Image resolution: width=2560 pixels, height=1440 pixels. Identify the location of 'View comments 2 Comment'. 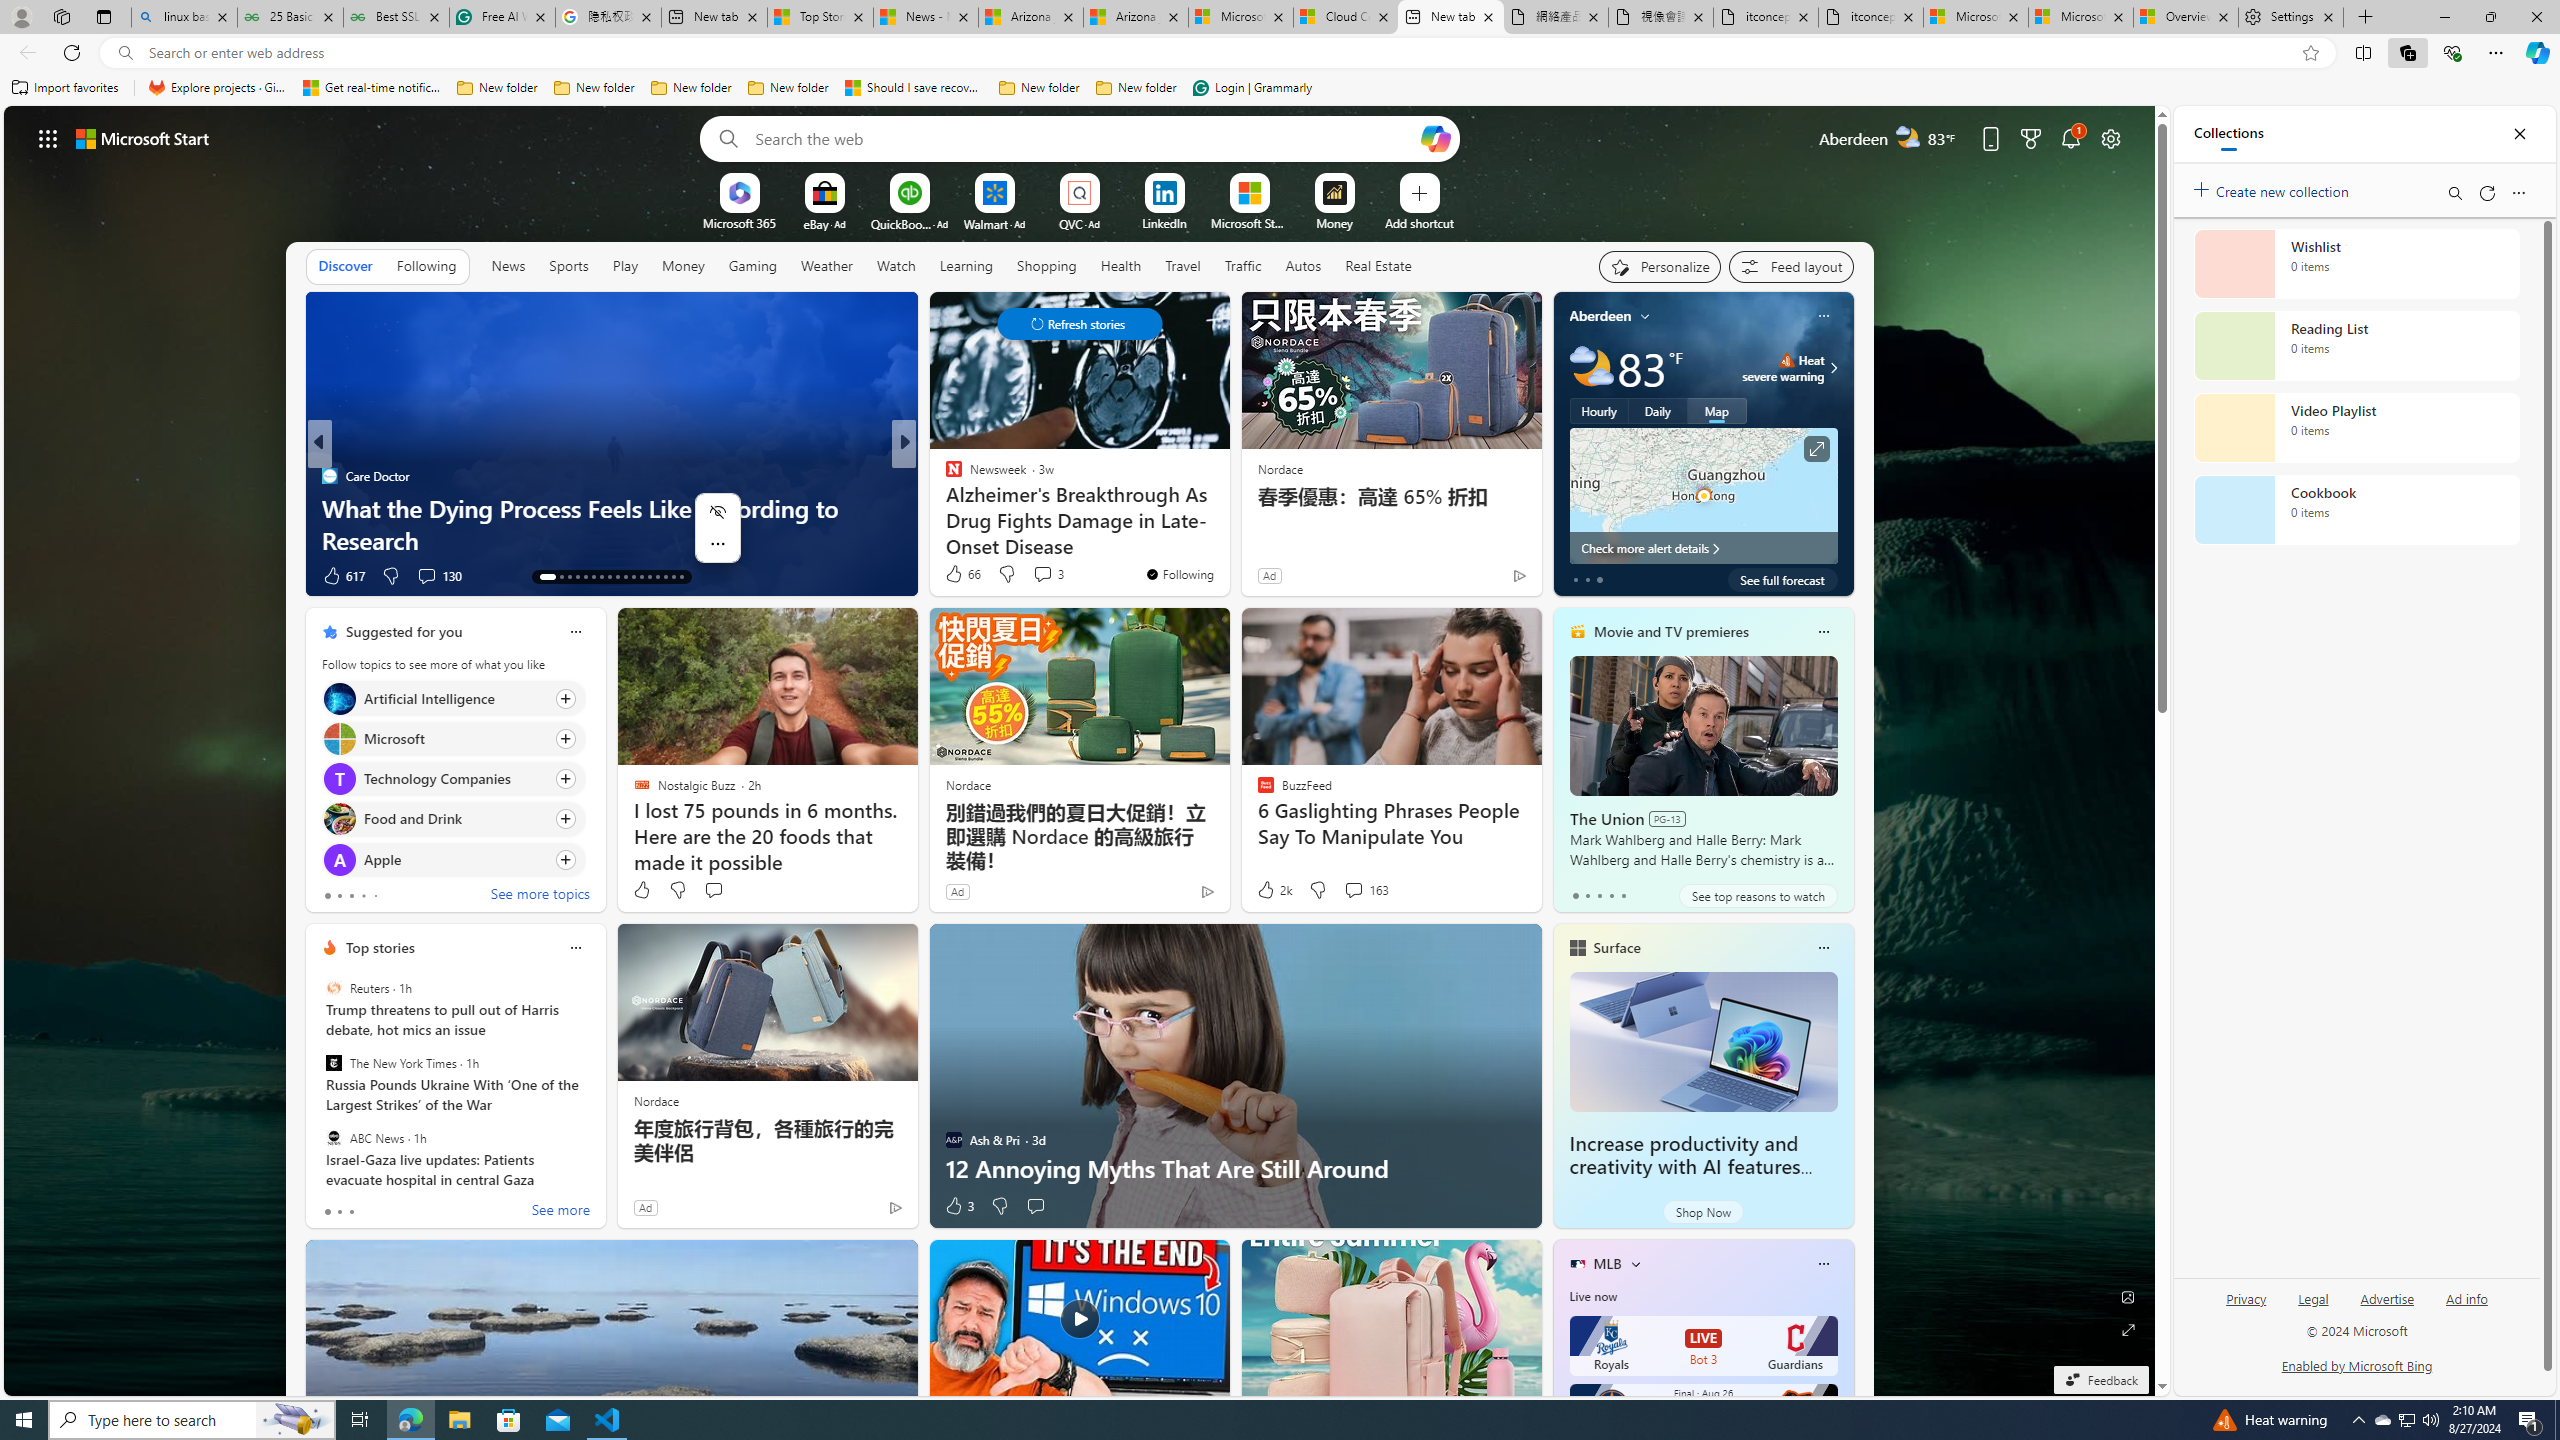
(1040, 575).